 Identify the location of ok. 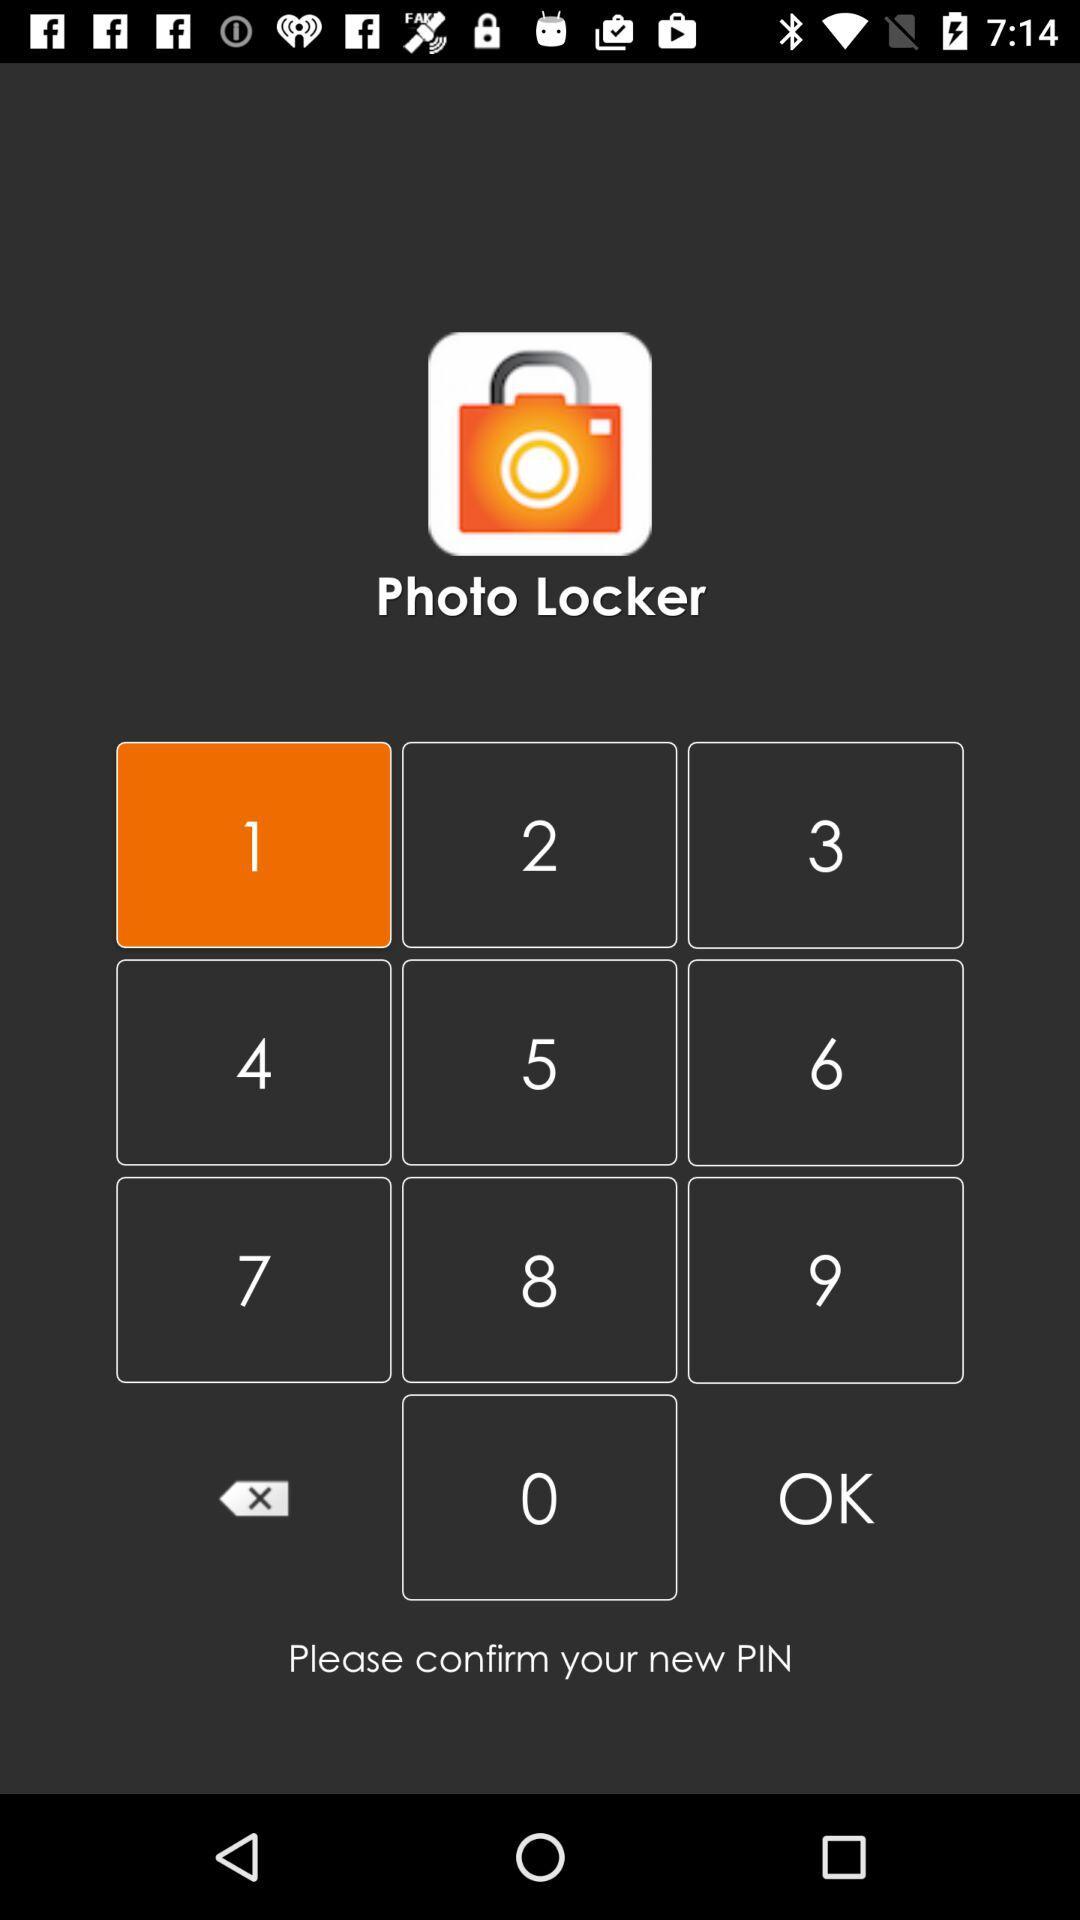
(825, 1497).